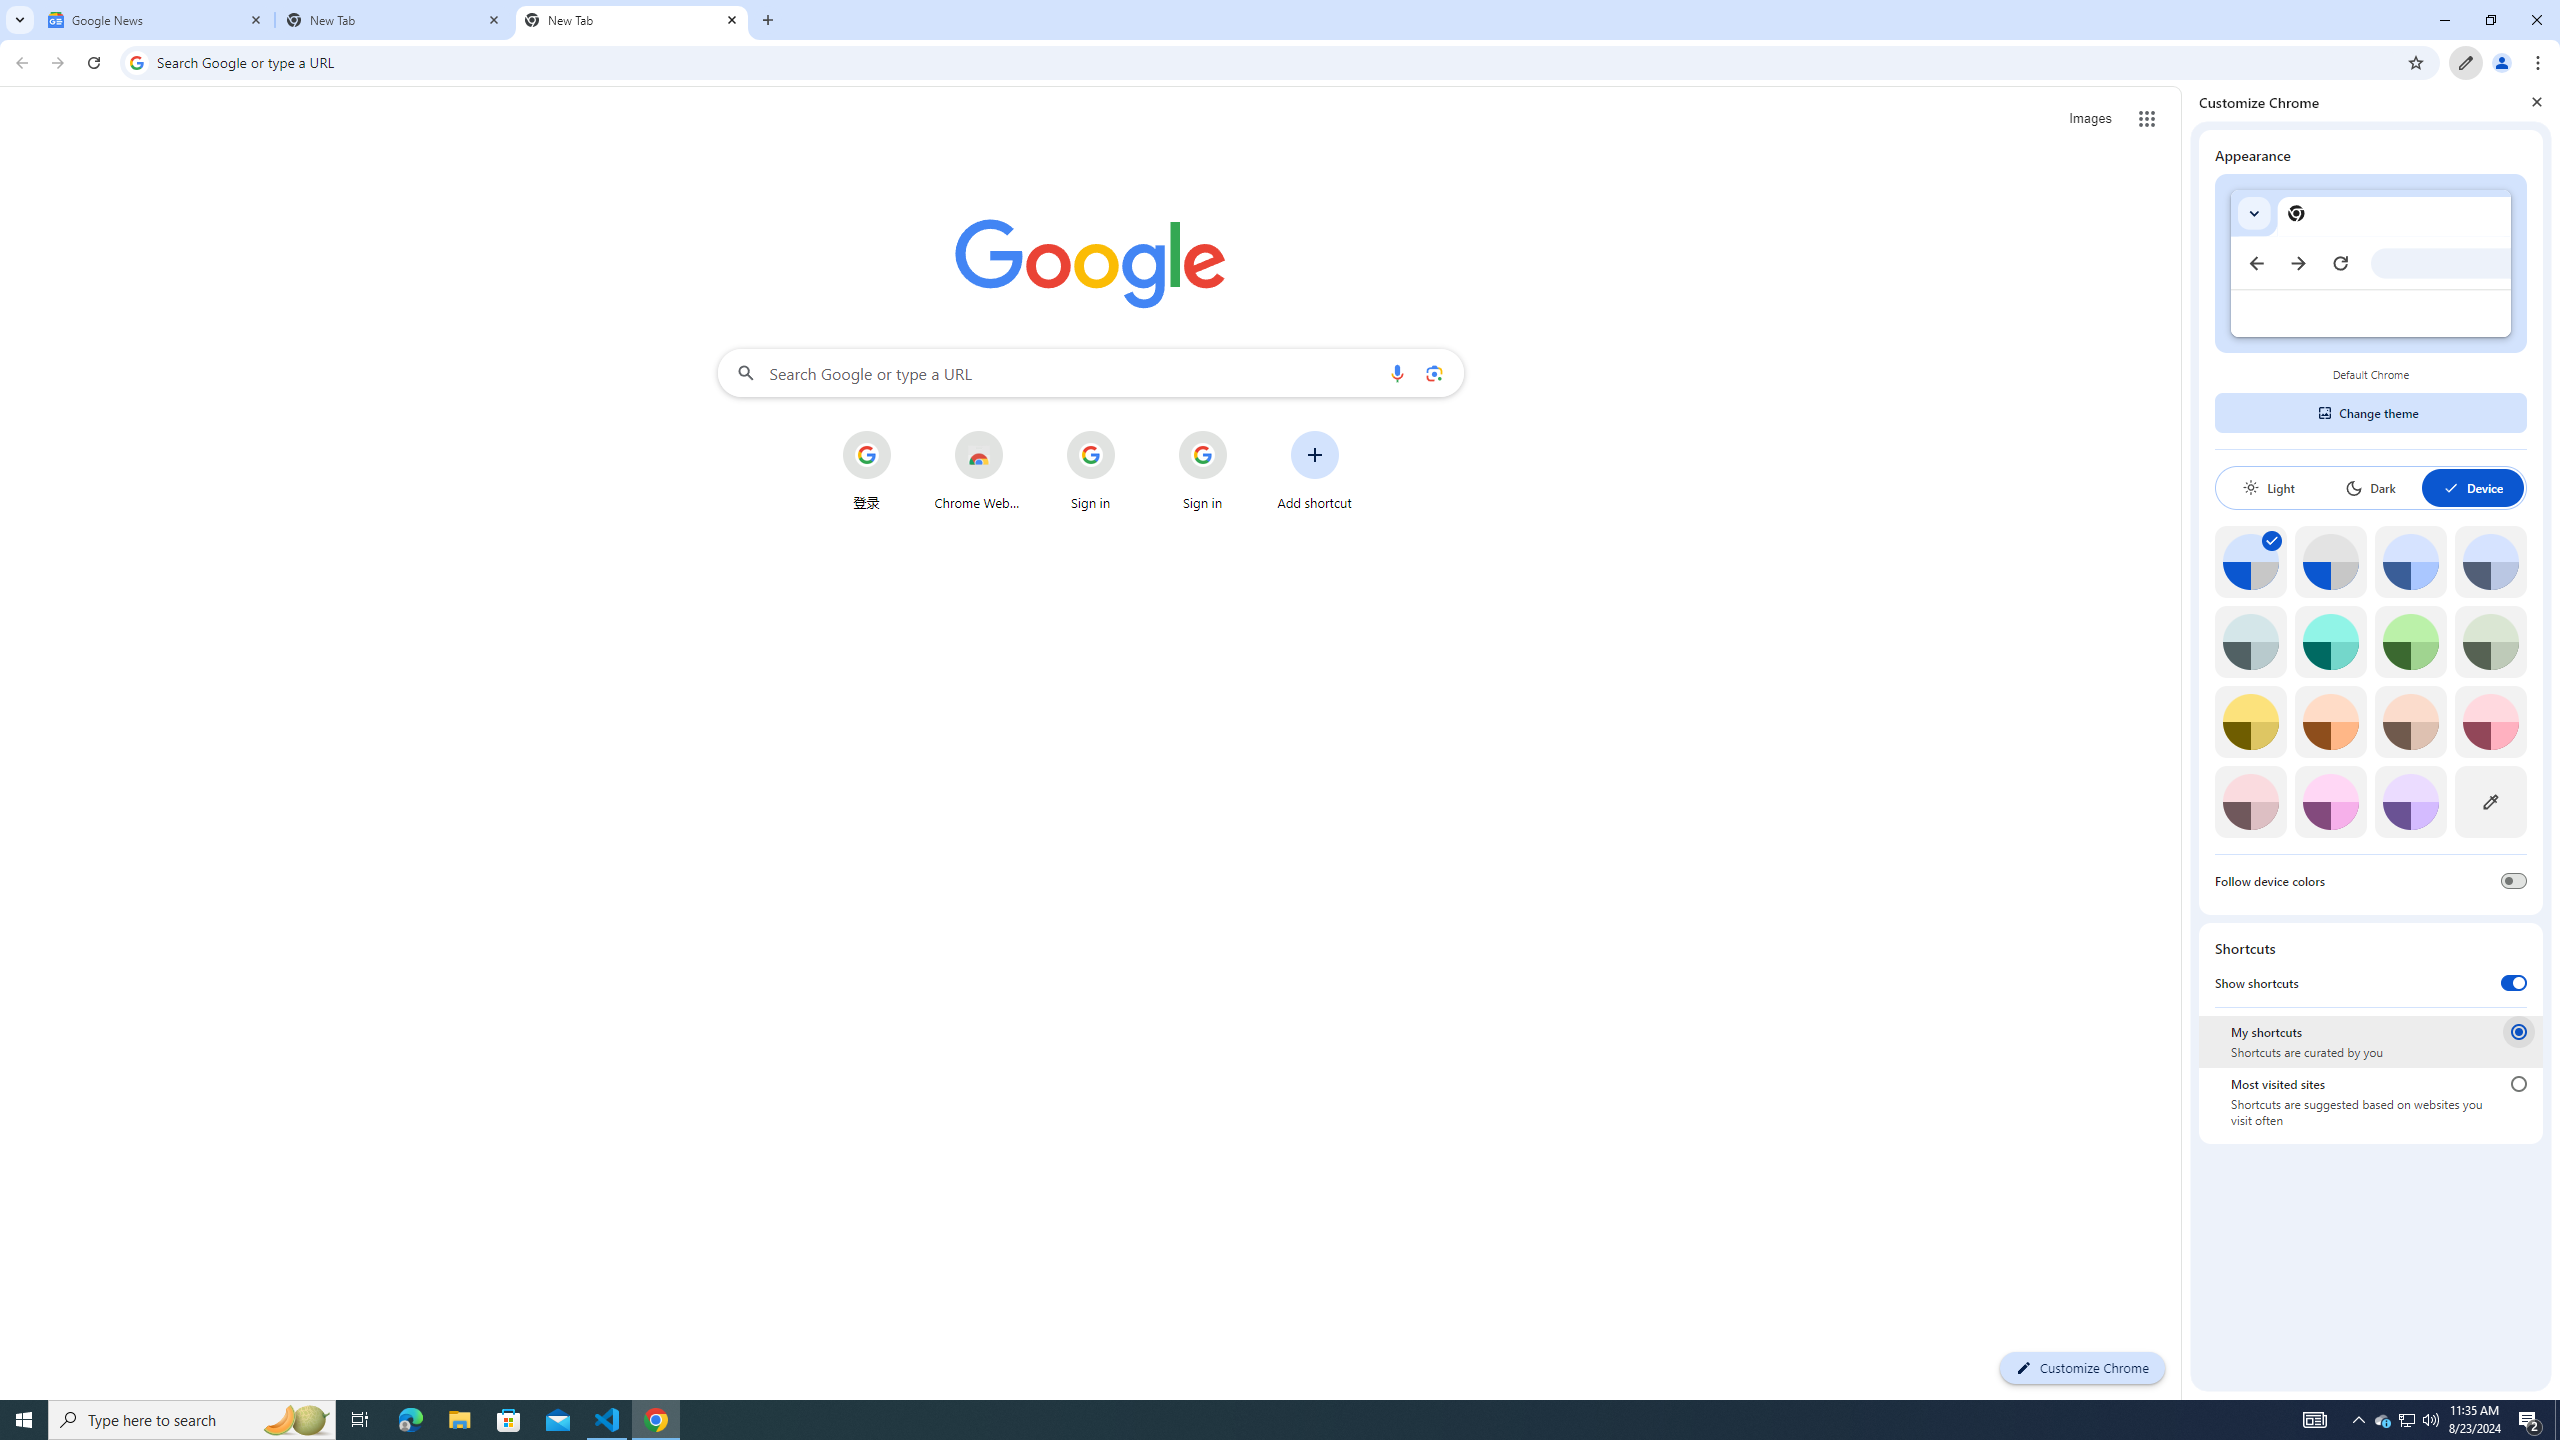 This screenshot has height=1440, width=2560. What do you see at coordinates (2471, 487) in the screenshot?
I see `'Device'` at bounding box center [2471, 487].